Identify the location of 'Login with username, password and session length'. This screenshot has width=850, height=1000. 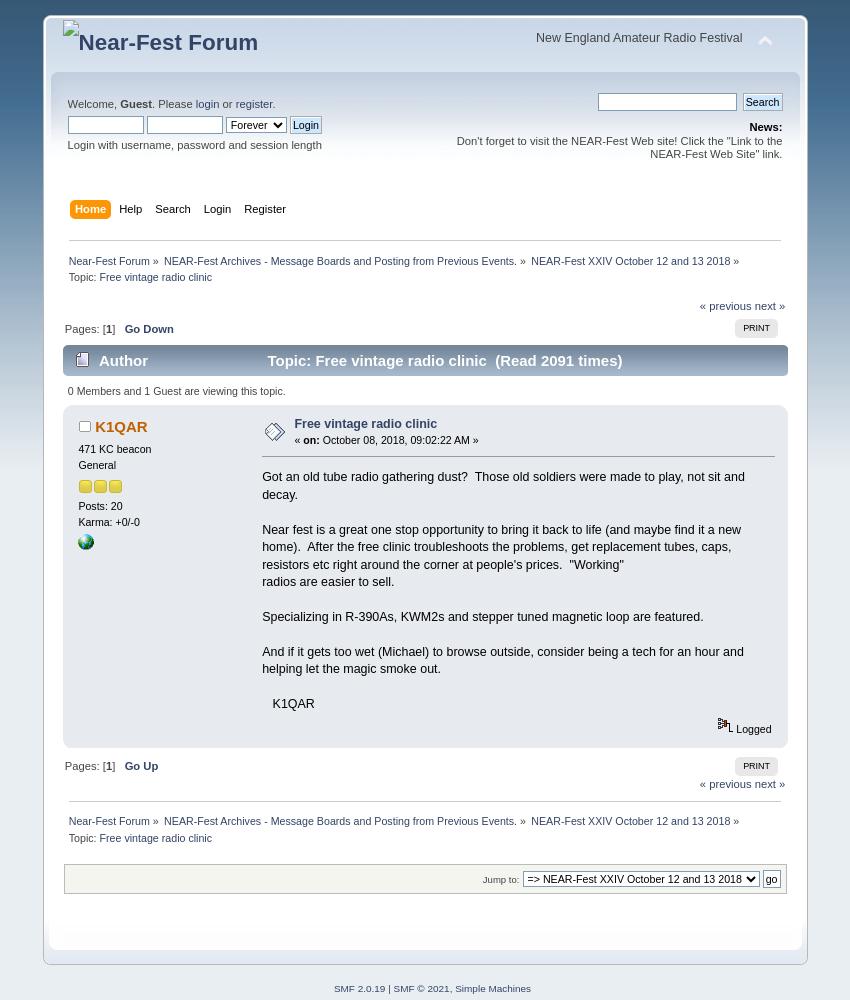
(192, 144).